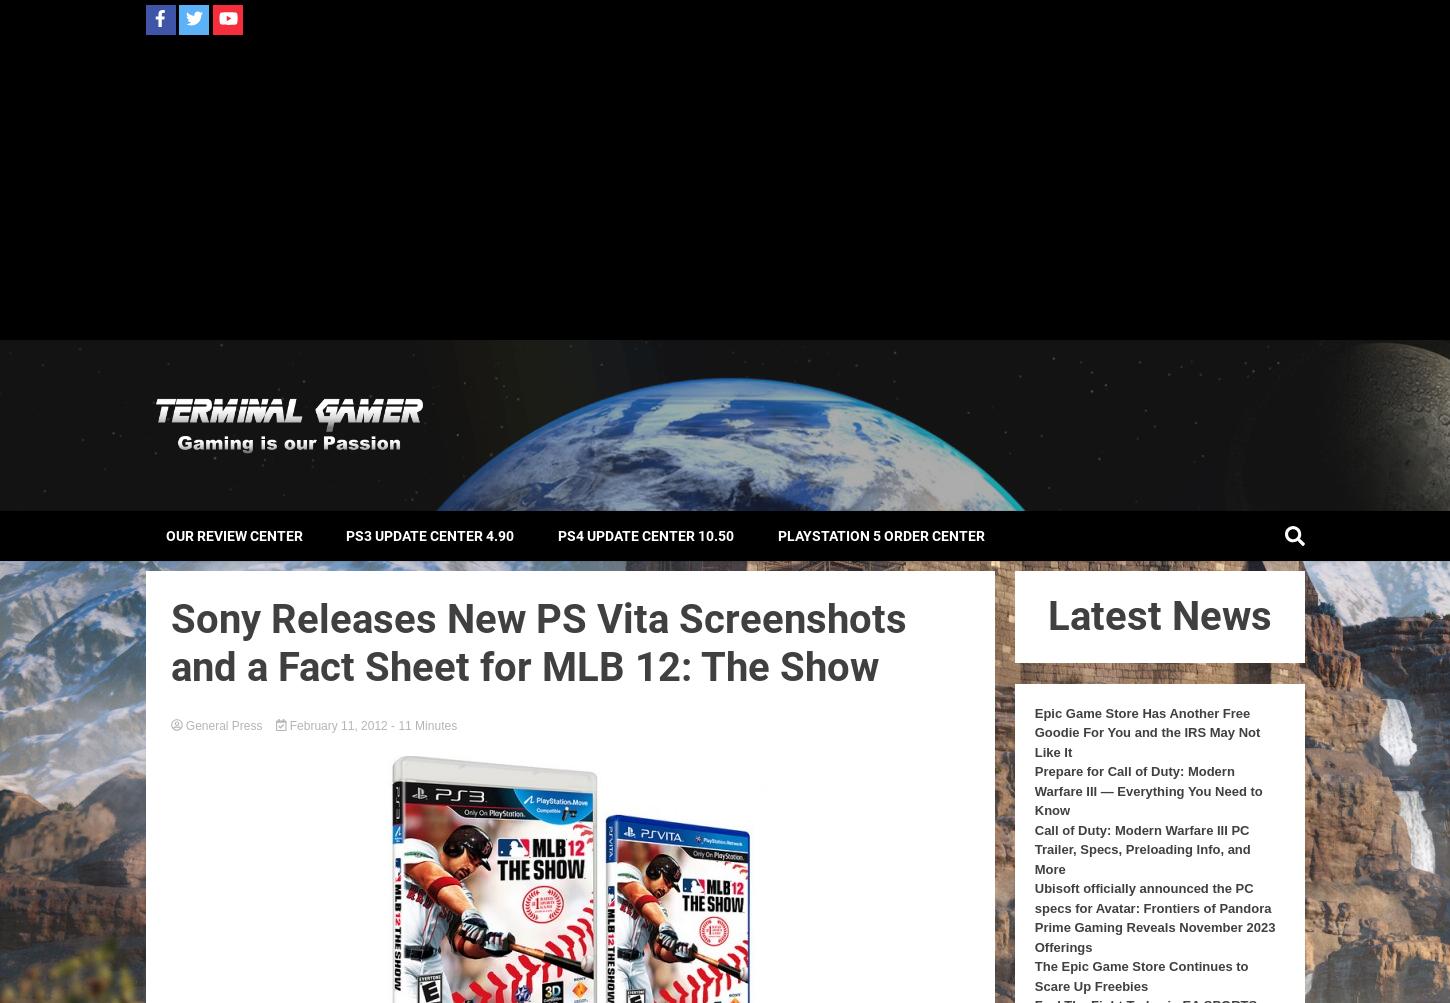  Describe the element at coordinates (641, 588) in the screenshot. I see `'PSP Update Center 6.61'` at that location.